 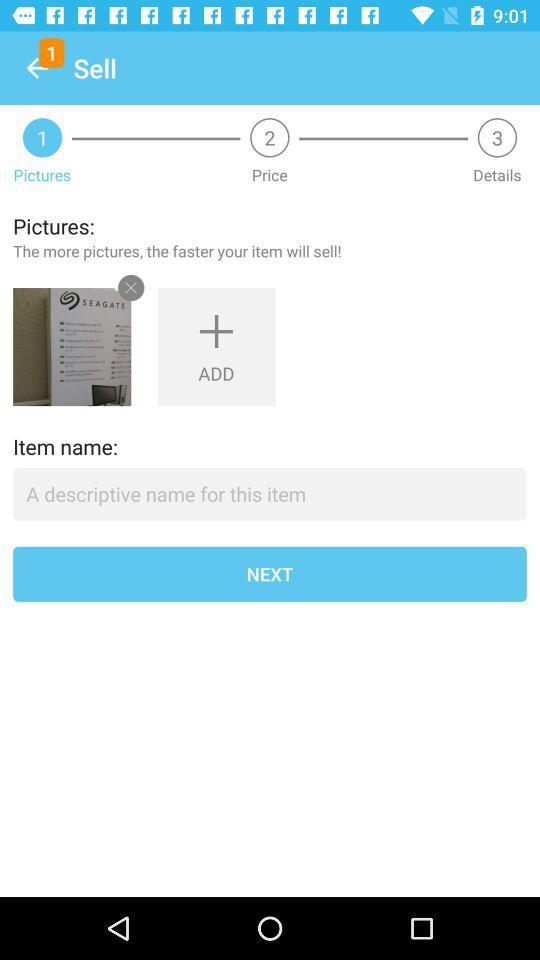 I want to click on item to the left of the sell icon, so click(x=36, y=68).